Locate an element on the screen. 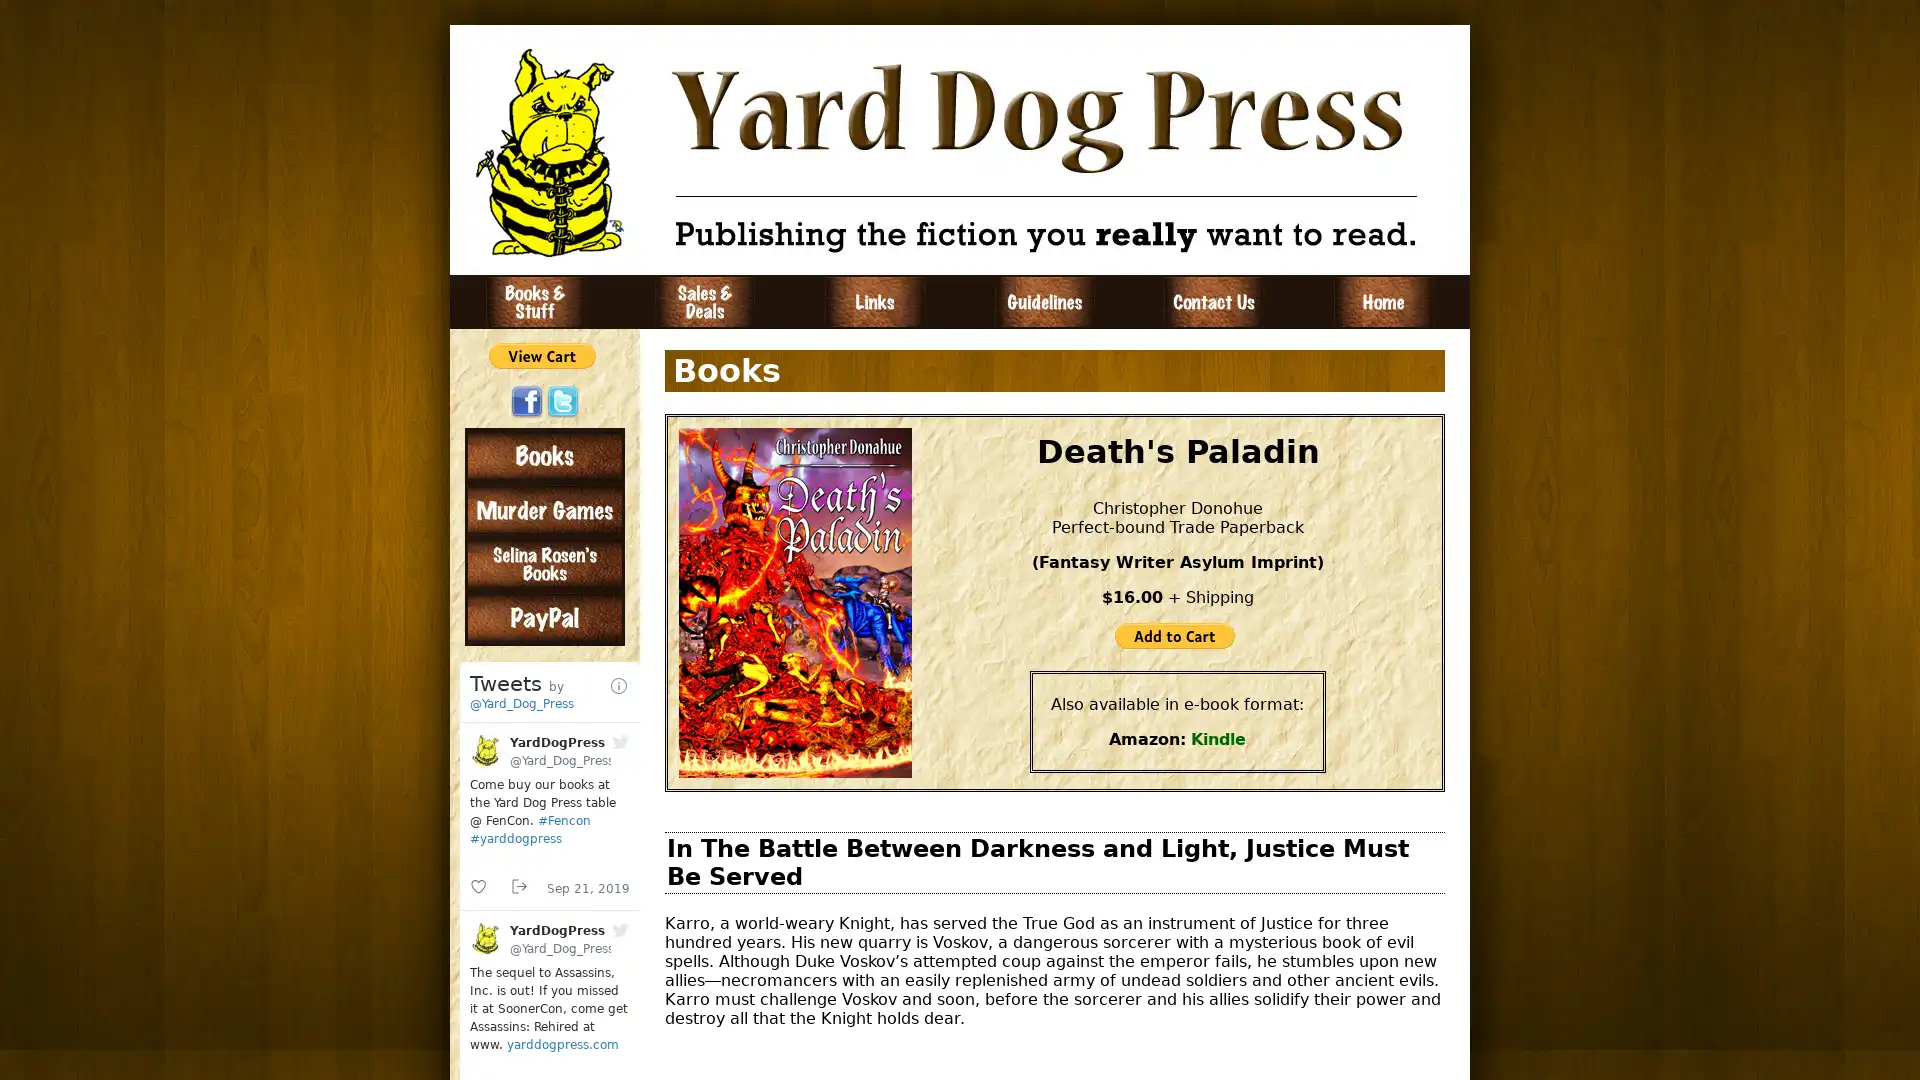 This screenshot has width=1920, height=1080. PayPal - The safer, easier way to pay online! is located at coordinates (1174, 636).